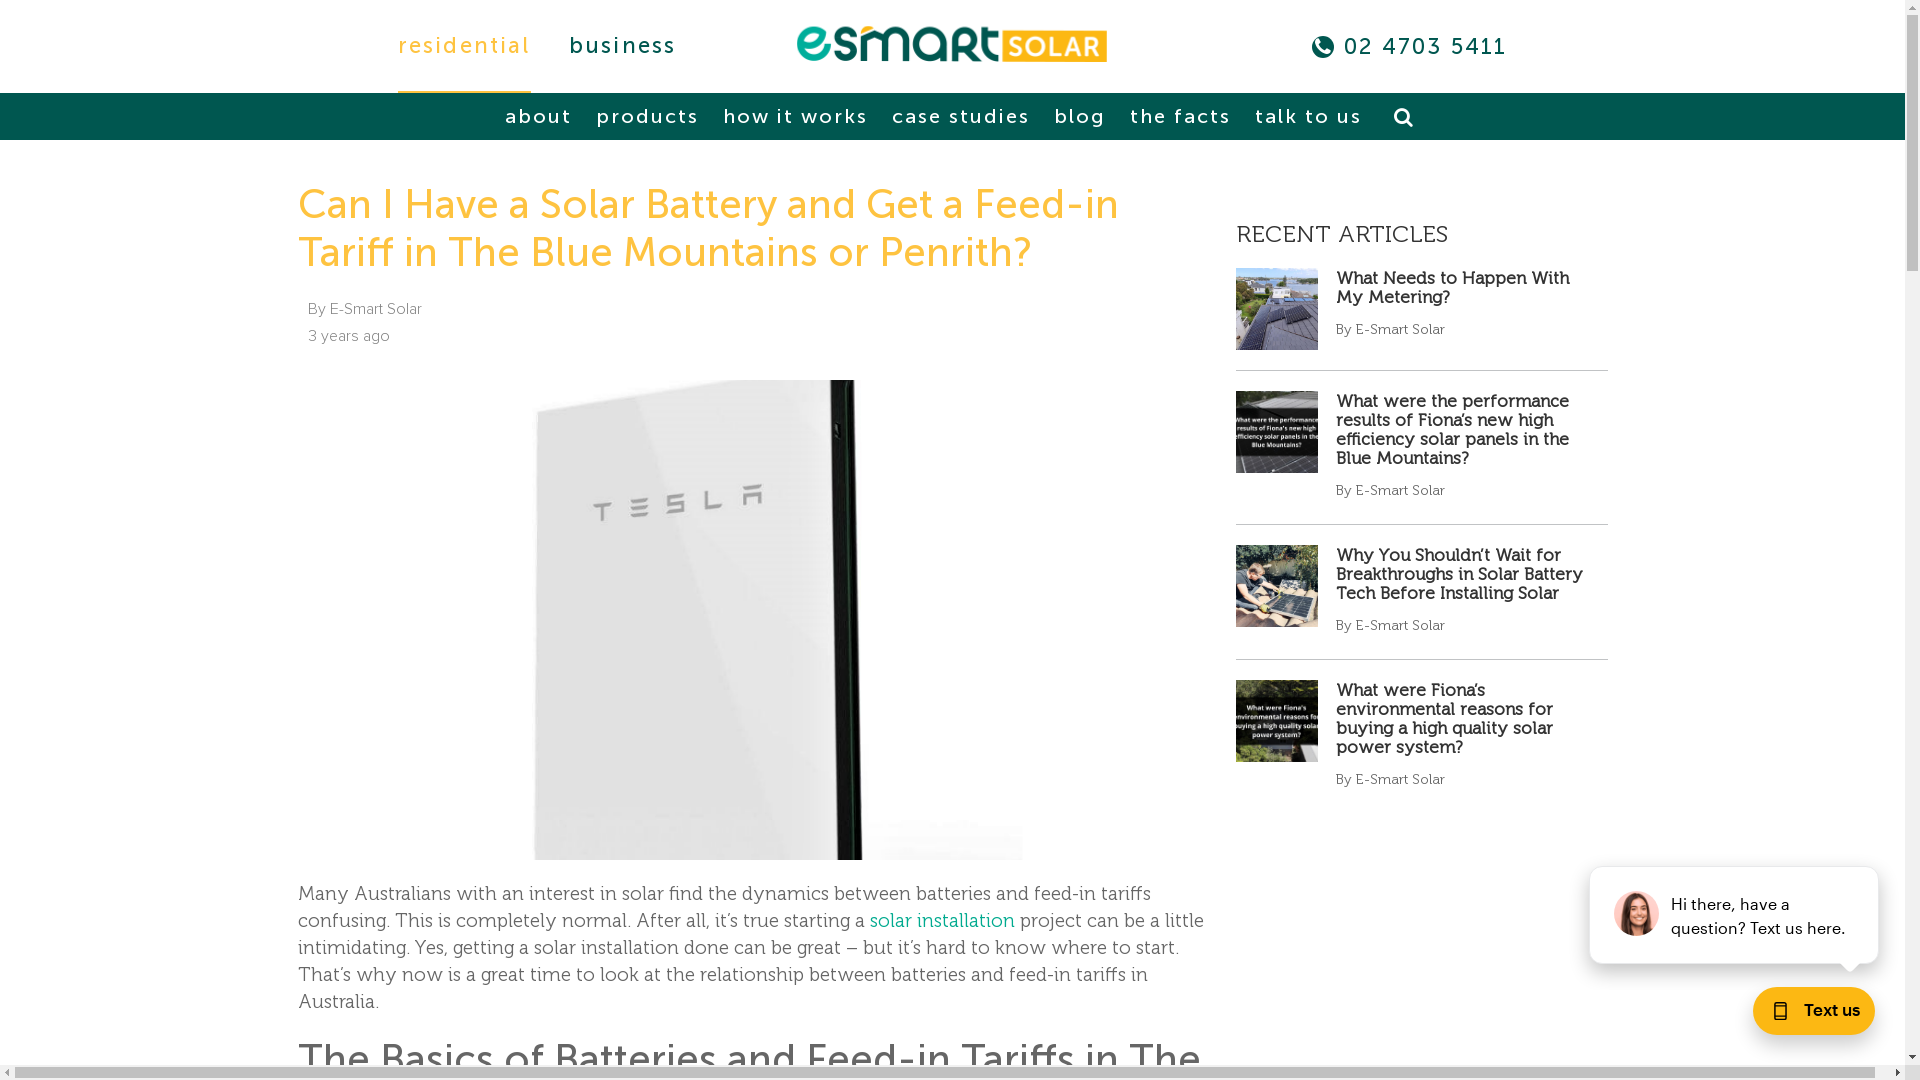 The height and width of the screenshot is (1080, 1920). Describe the element at coordinates (538, 116) in the screenshot. I see `'about'` at that location.